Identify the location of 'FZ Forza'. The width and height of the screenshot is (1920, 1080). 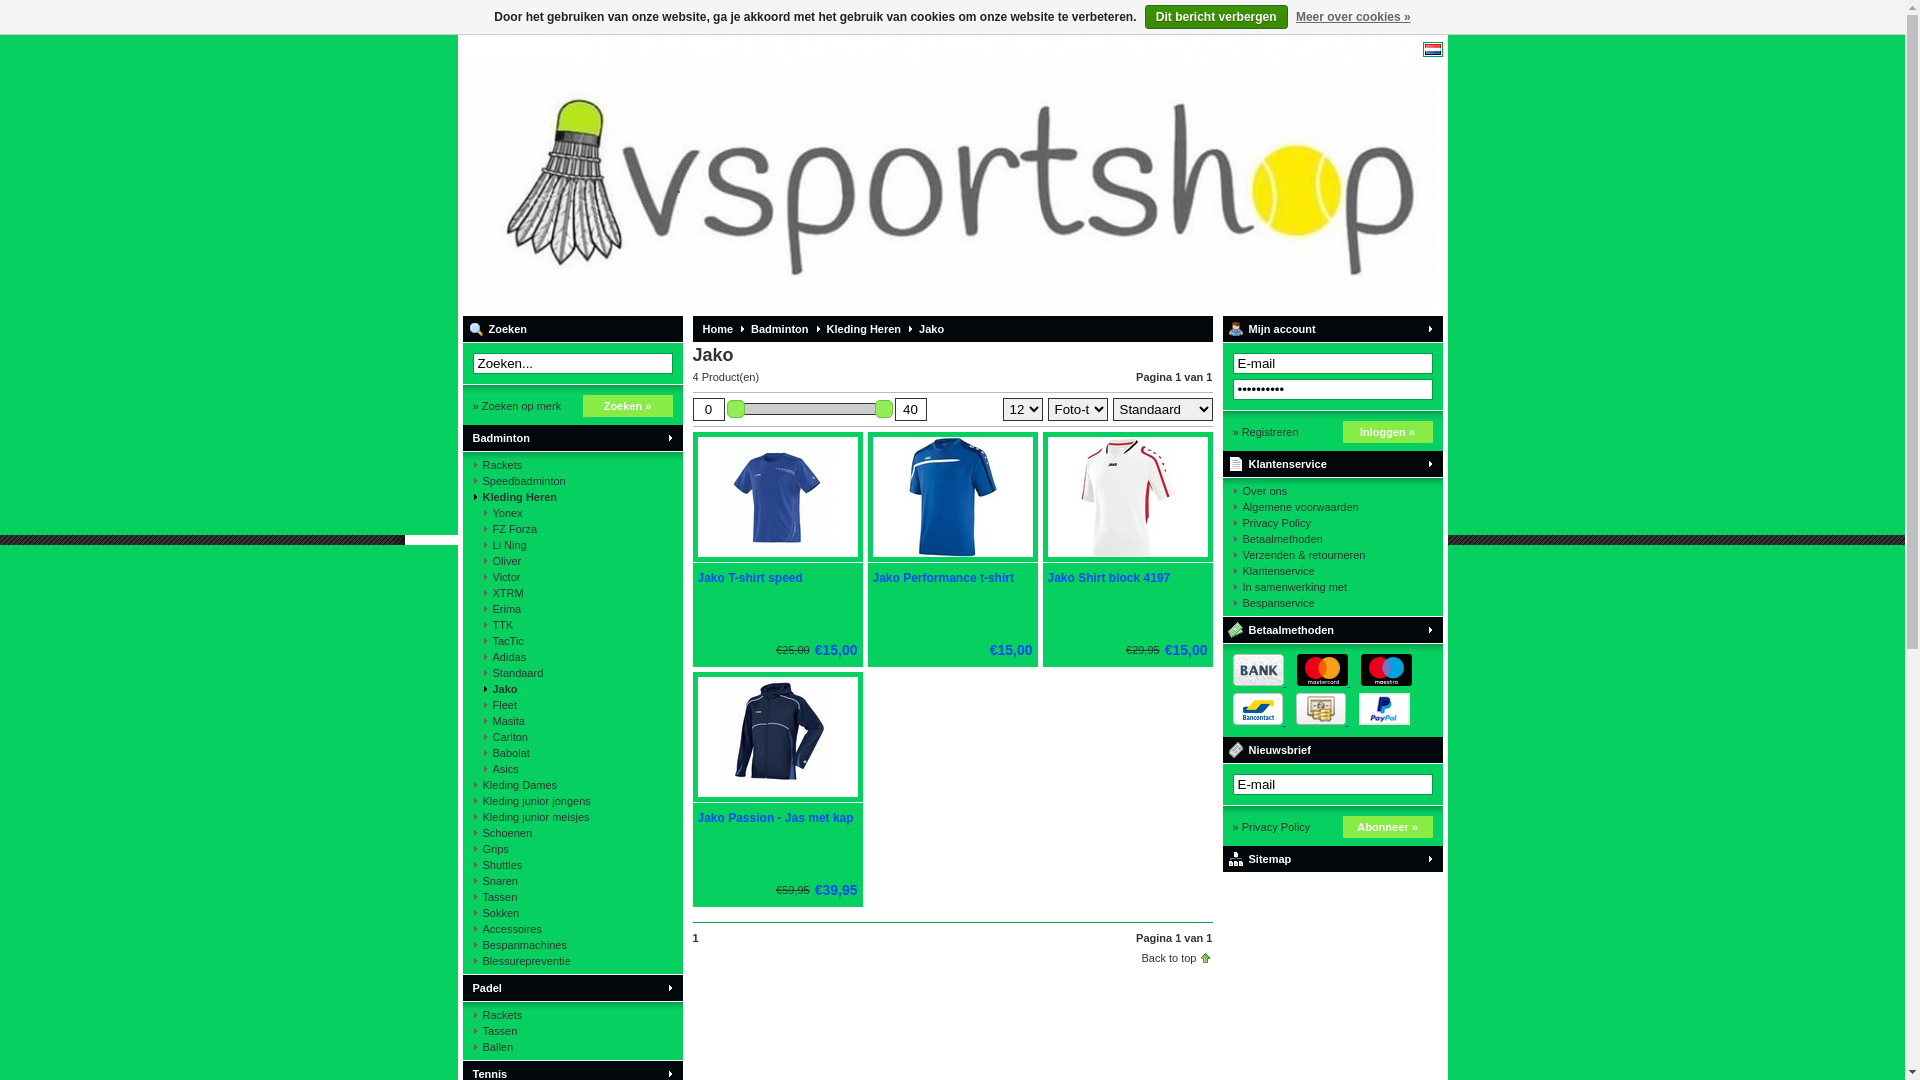
(570, 527).